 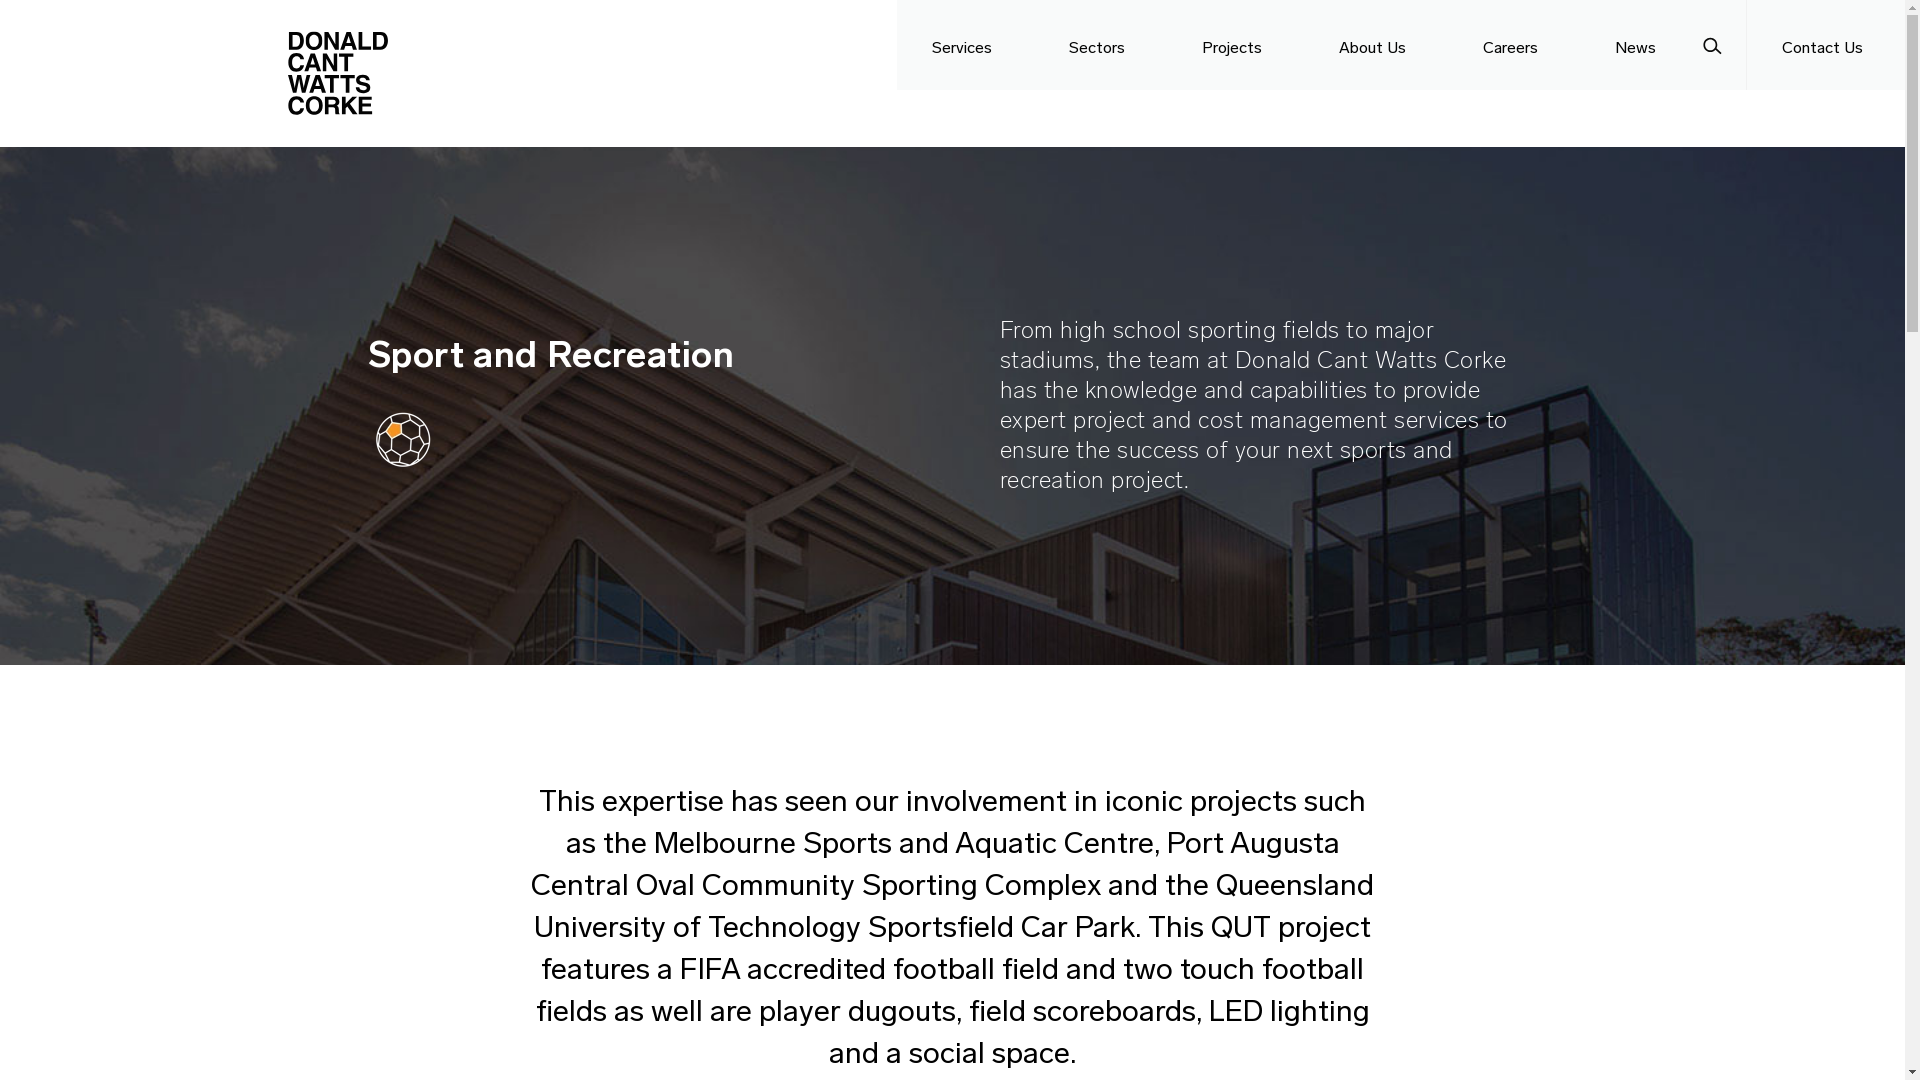 What do you see at coordinates (1304, 45) in the screenshot?
I see `'About Us'` at bounding box center [1304, 45].